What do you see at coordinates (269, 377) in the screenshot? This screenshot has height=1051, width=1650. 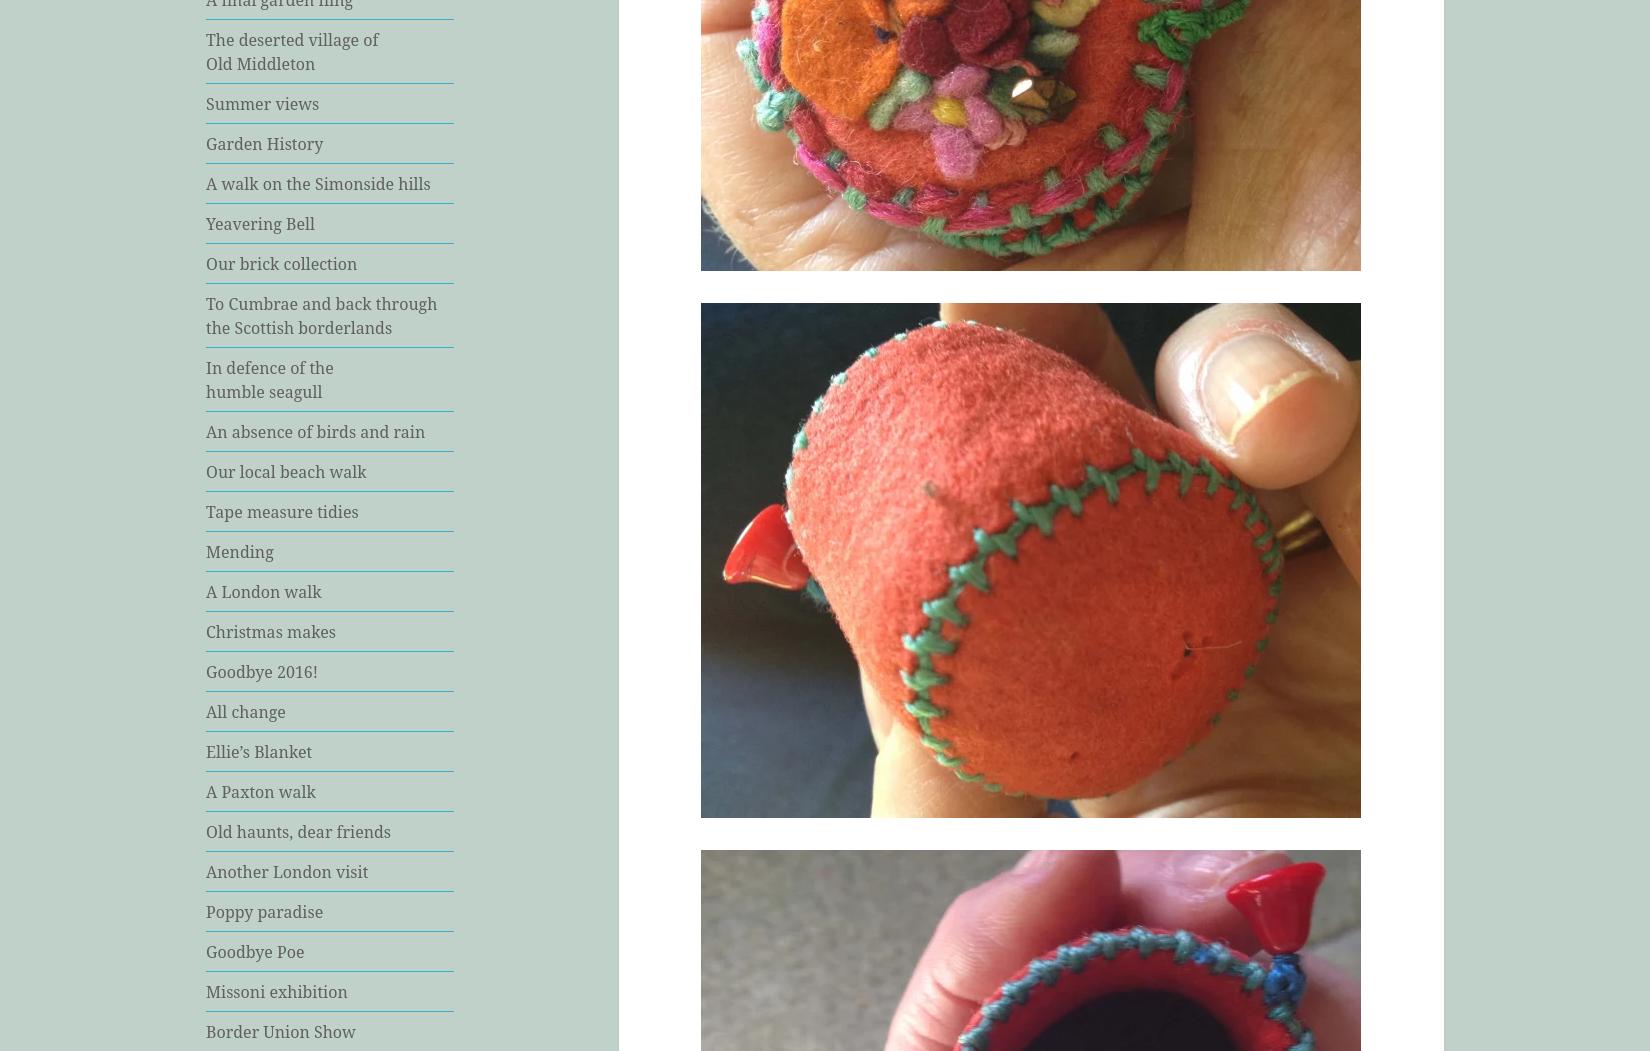 I see `'In defence of the humble seagull'` at bounding box center [269, 377].